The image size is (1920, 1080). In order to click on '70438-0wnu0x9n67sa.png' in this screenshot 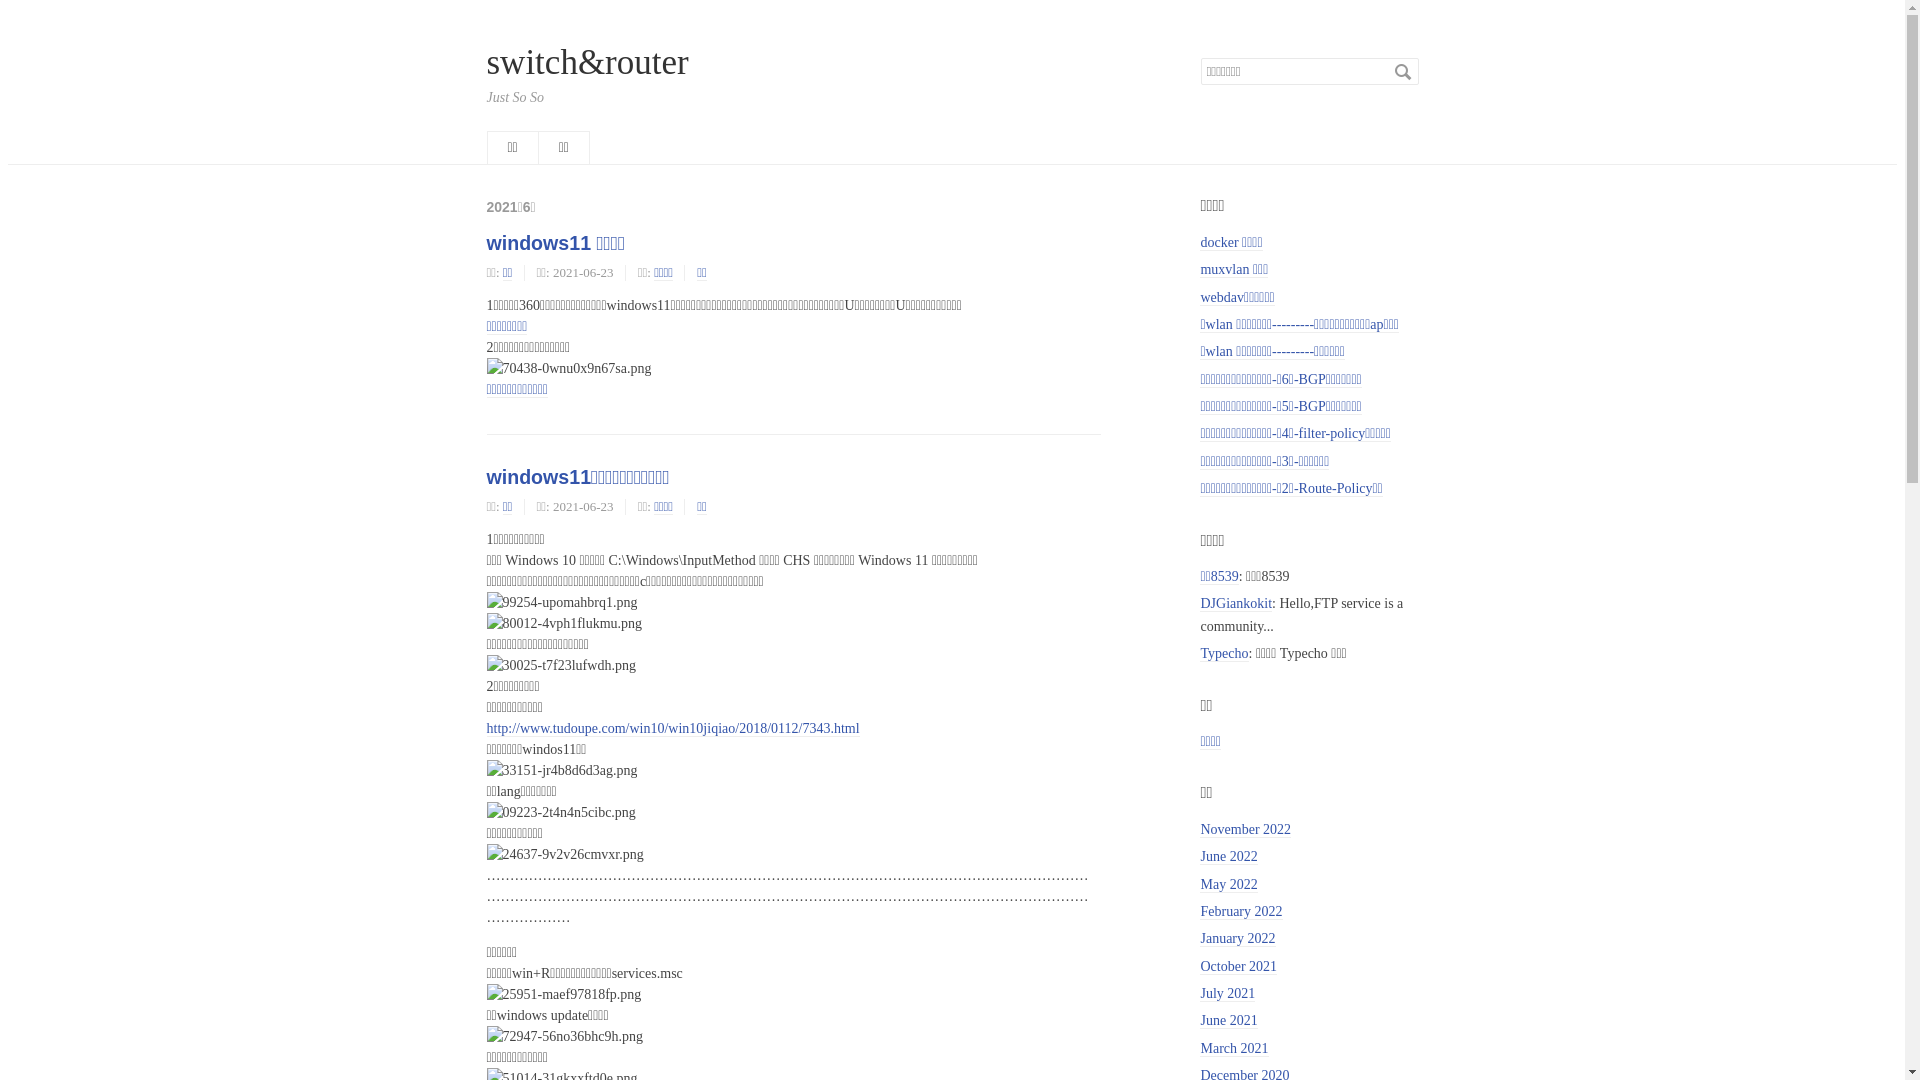, I will do `click(485, 368)`.